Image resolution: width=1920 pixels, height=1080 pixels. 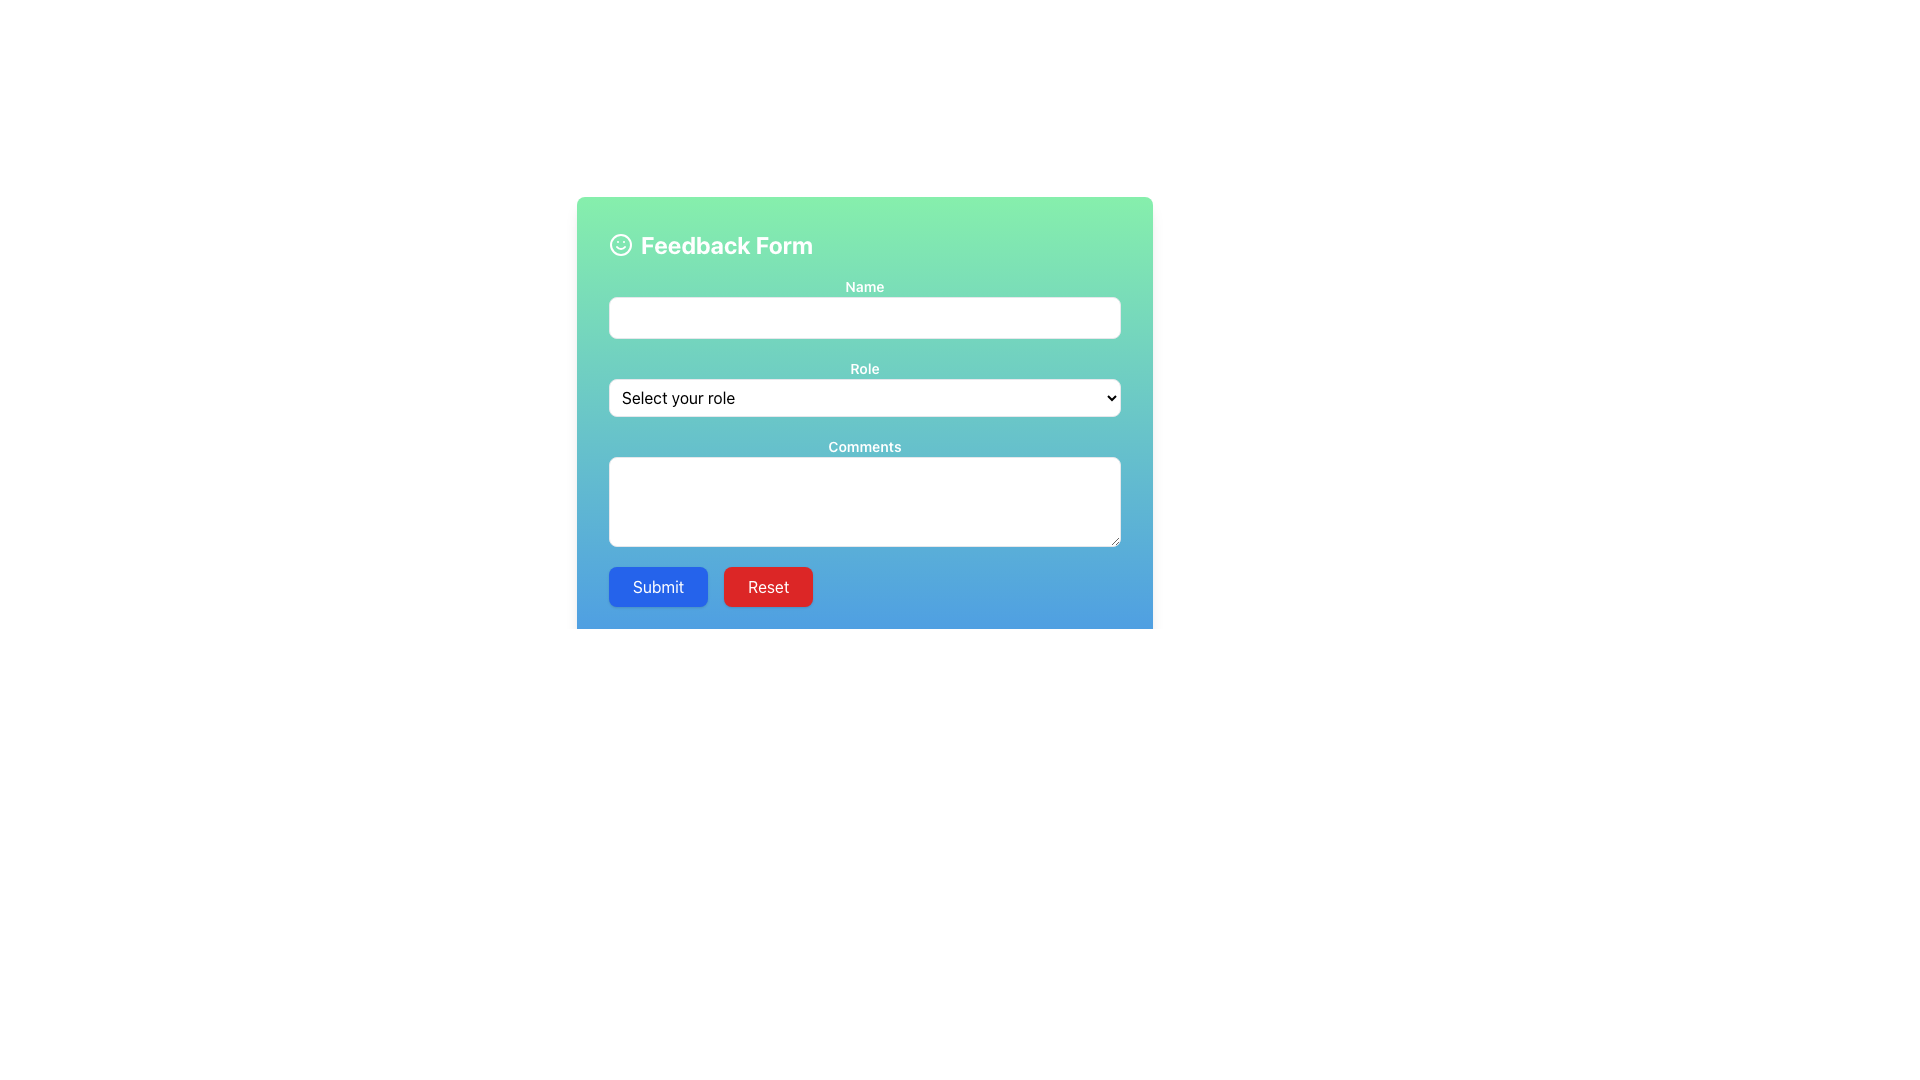 What do you see at coordinates (864, 286) in the screenshot?
I see `the 'Name' text label, which is bold and white, positioned against a green gradient background, and located above a text input box` at bounding box center [864, 286].